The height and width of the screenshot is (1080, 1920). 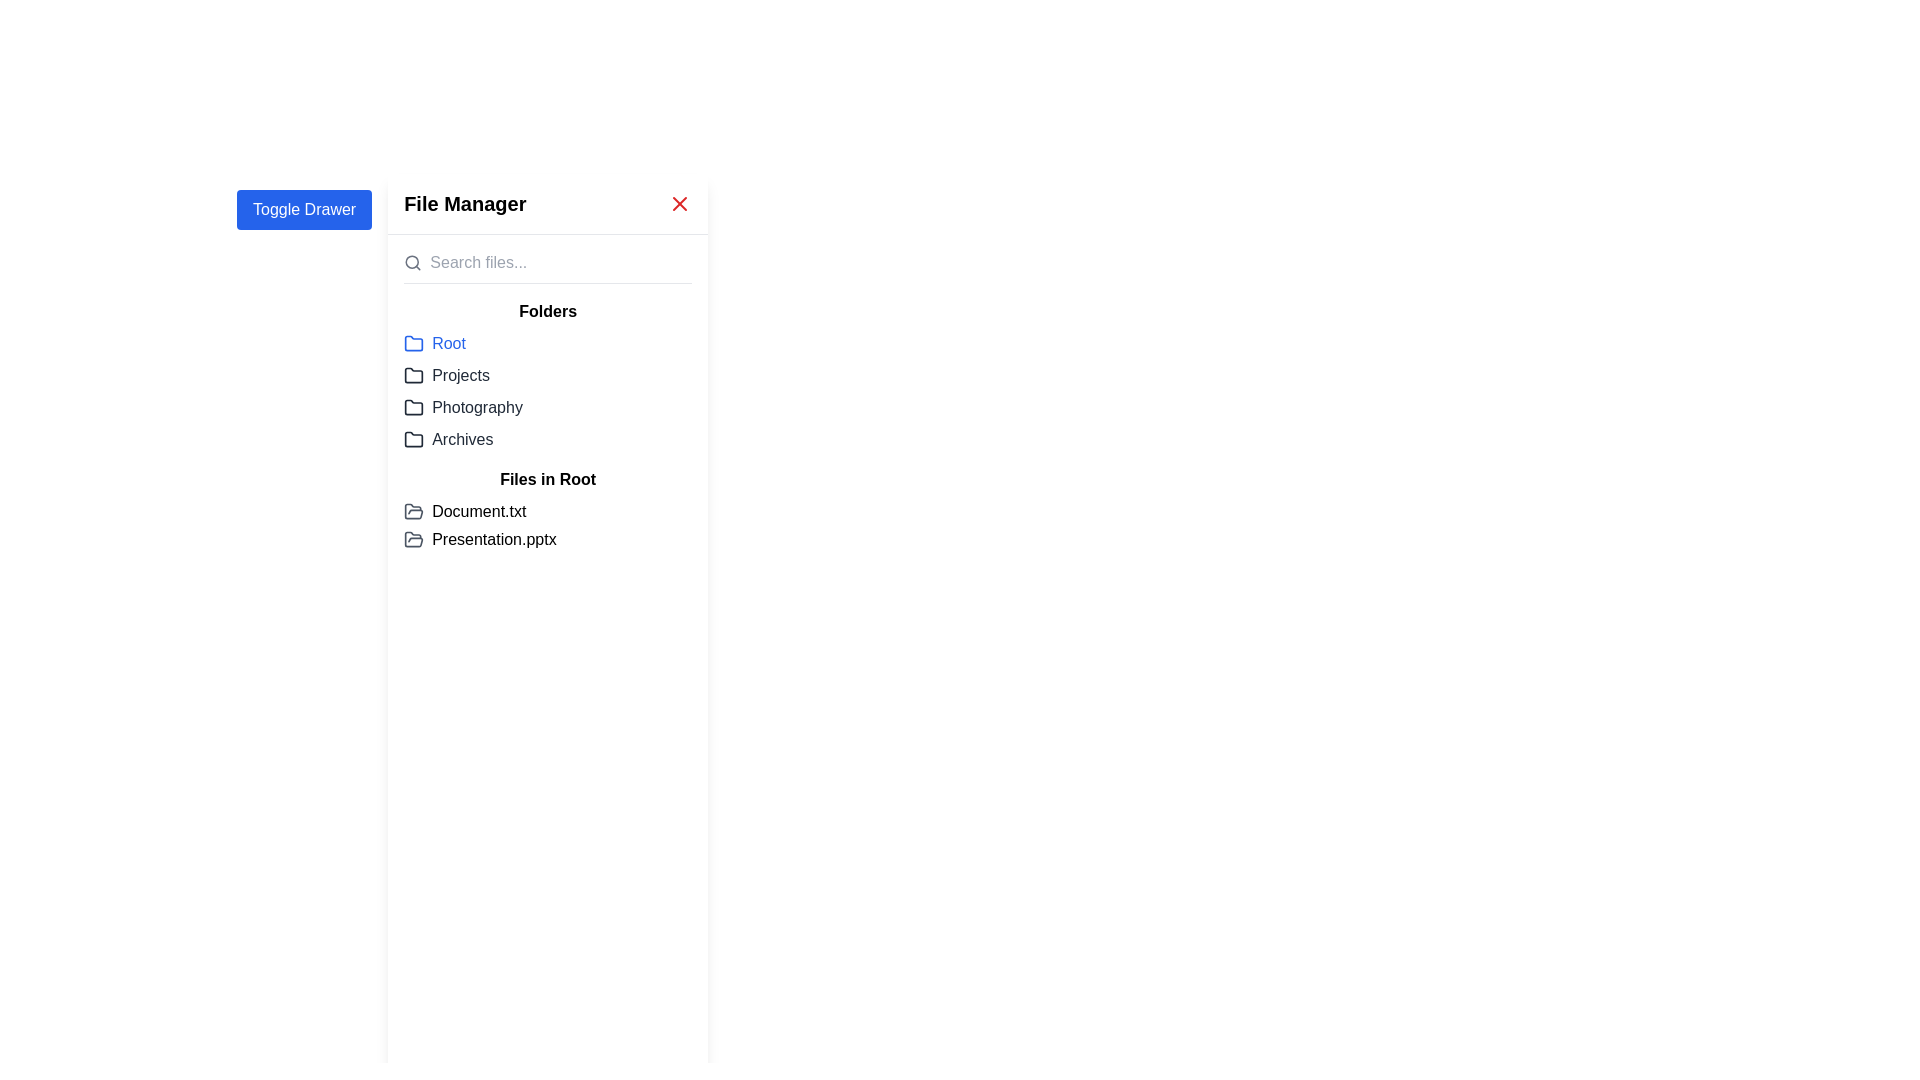 I want to click on the 'Root' text label in the left navigation panel under the 'Folders' section, so click(x=448, y=342).